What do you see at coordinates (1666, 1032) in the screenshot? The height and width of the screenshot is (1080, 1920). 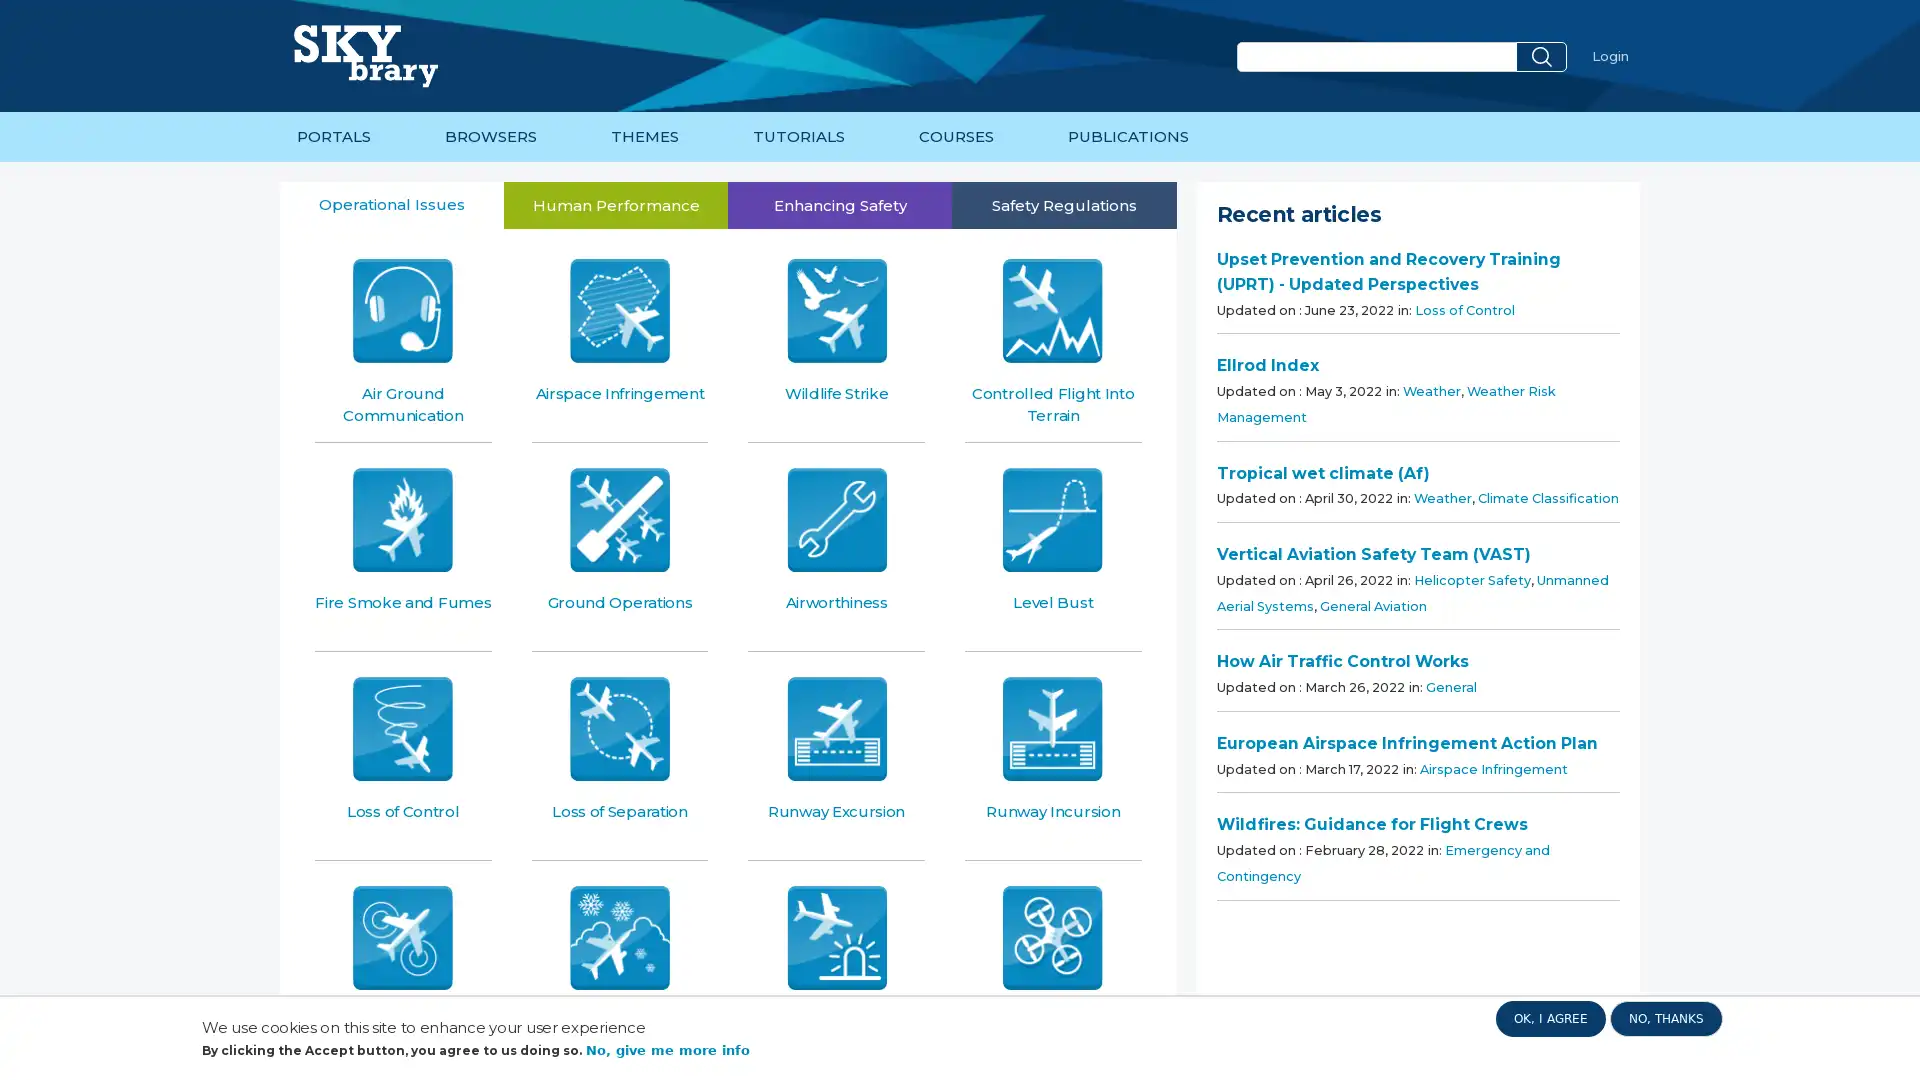 I see `NO, THANKS` at bounding box center [1666, 1032].